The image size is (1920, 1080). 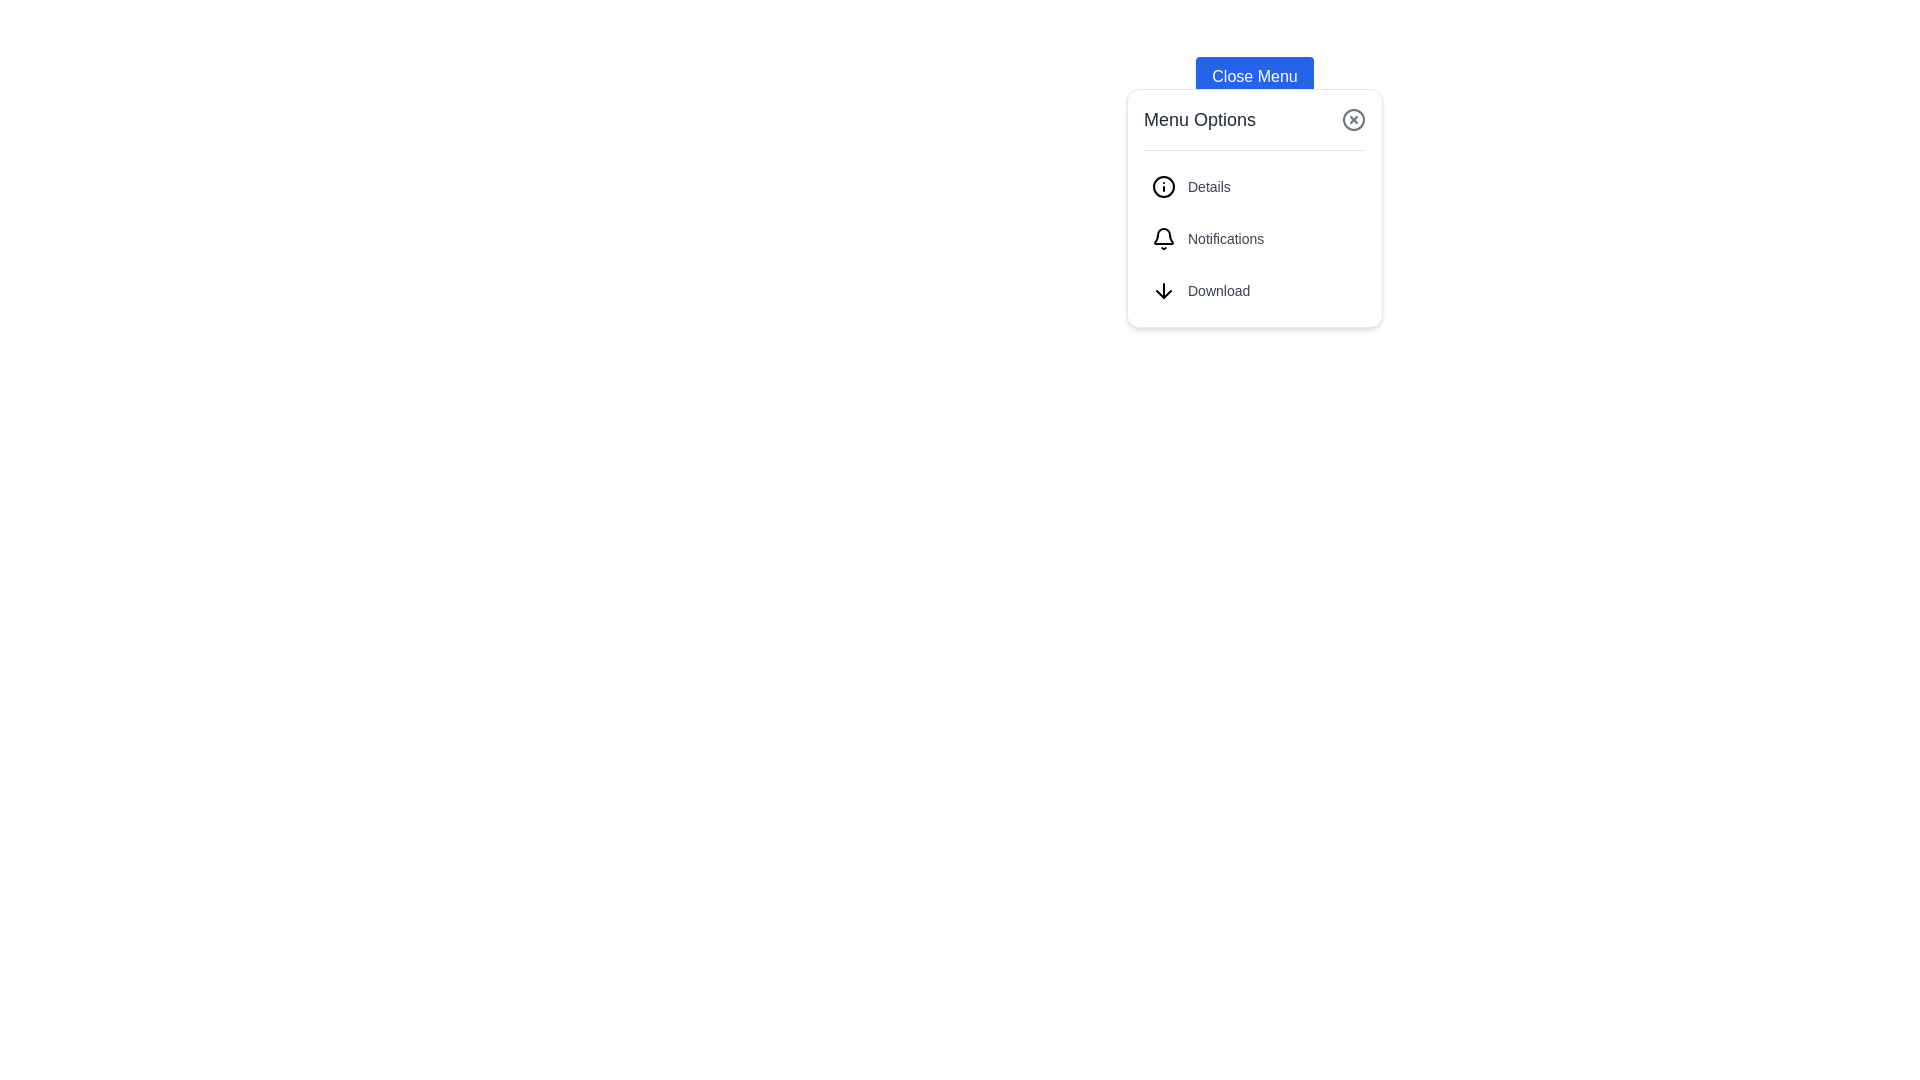 What do you see at coordinates (1253, 290) in the screenshot?
I see `the 'Download' button located below the 'Notifications' option in the 'Menu Options' section` at bounding box center [1253, 290].